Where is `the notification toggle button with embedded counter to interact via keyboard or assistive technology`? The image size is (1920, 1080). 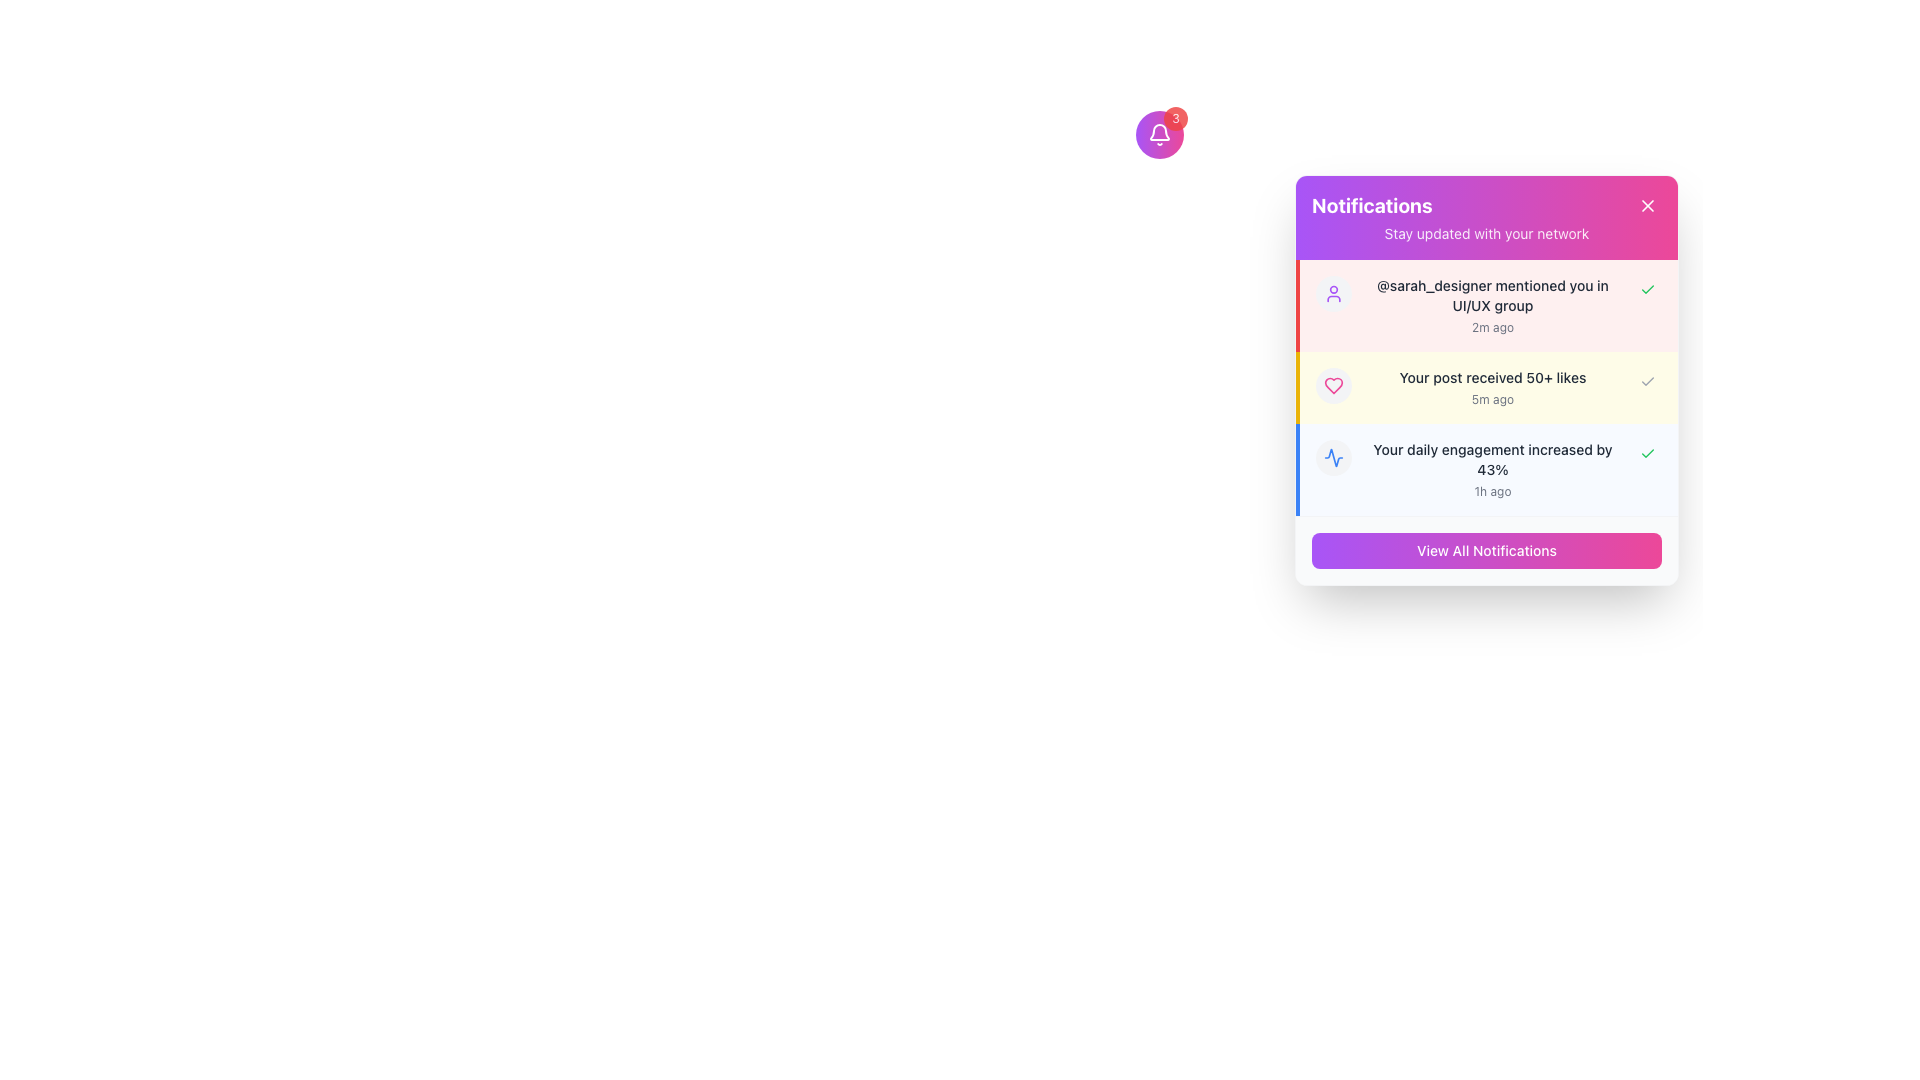 the notification toggle button with embedded counter to interact via keyboard or assistive technology is located at coordinates (1159, 135).